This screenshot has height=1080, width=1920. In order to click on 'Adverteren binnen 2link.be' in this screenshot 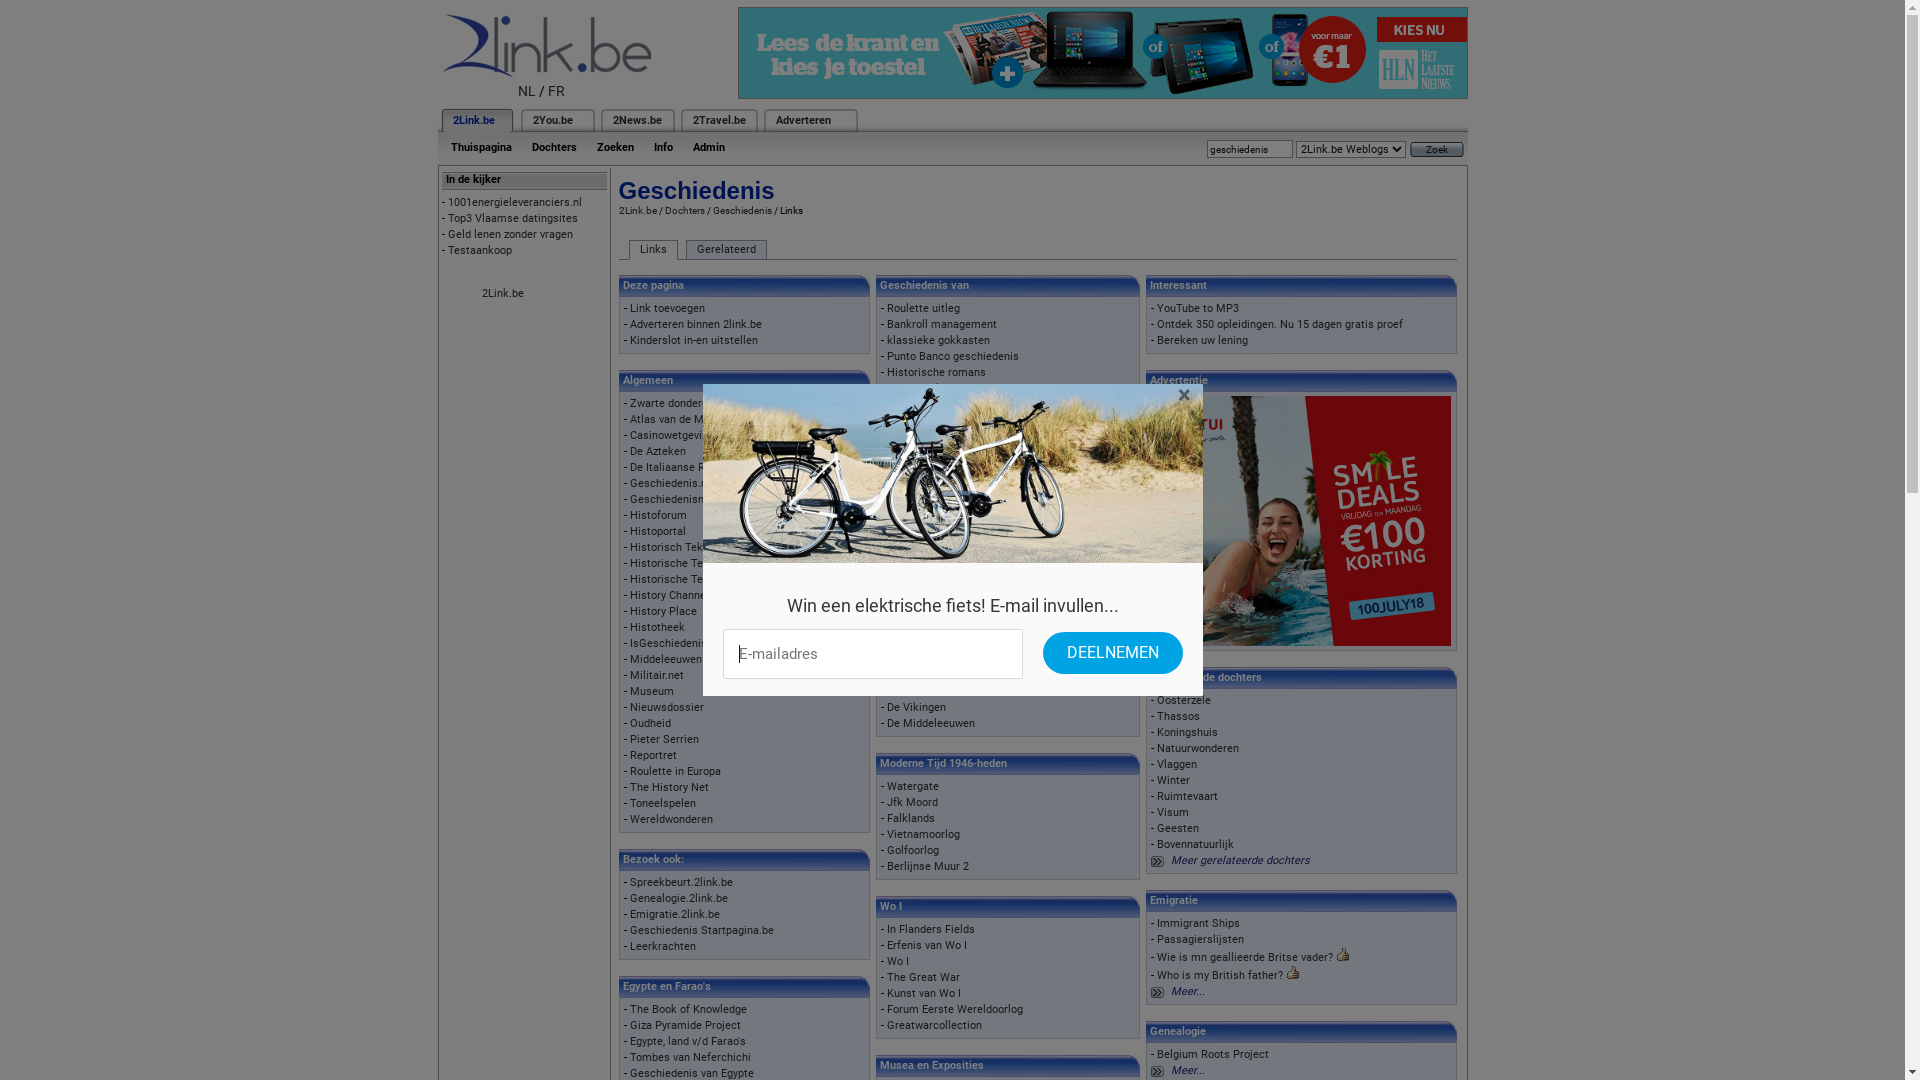, I will do `click(696, 323)`.